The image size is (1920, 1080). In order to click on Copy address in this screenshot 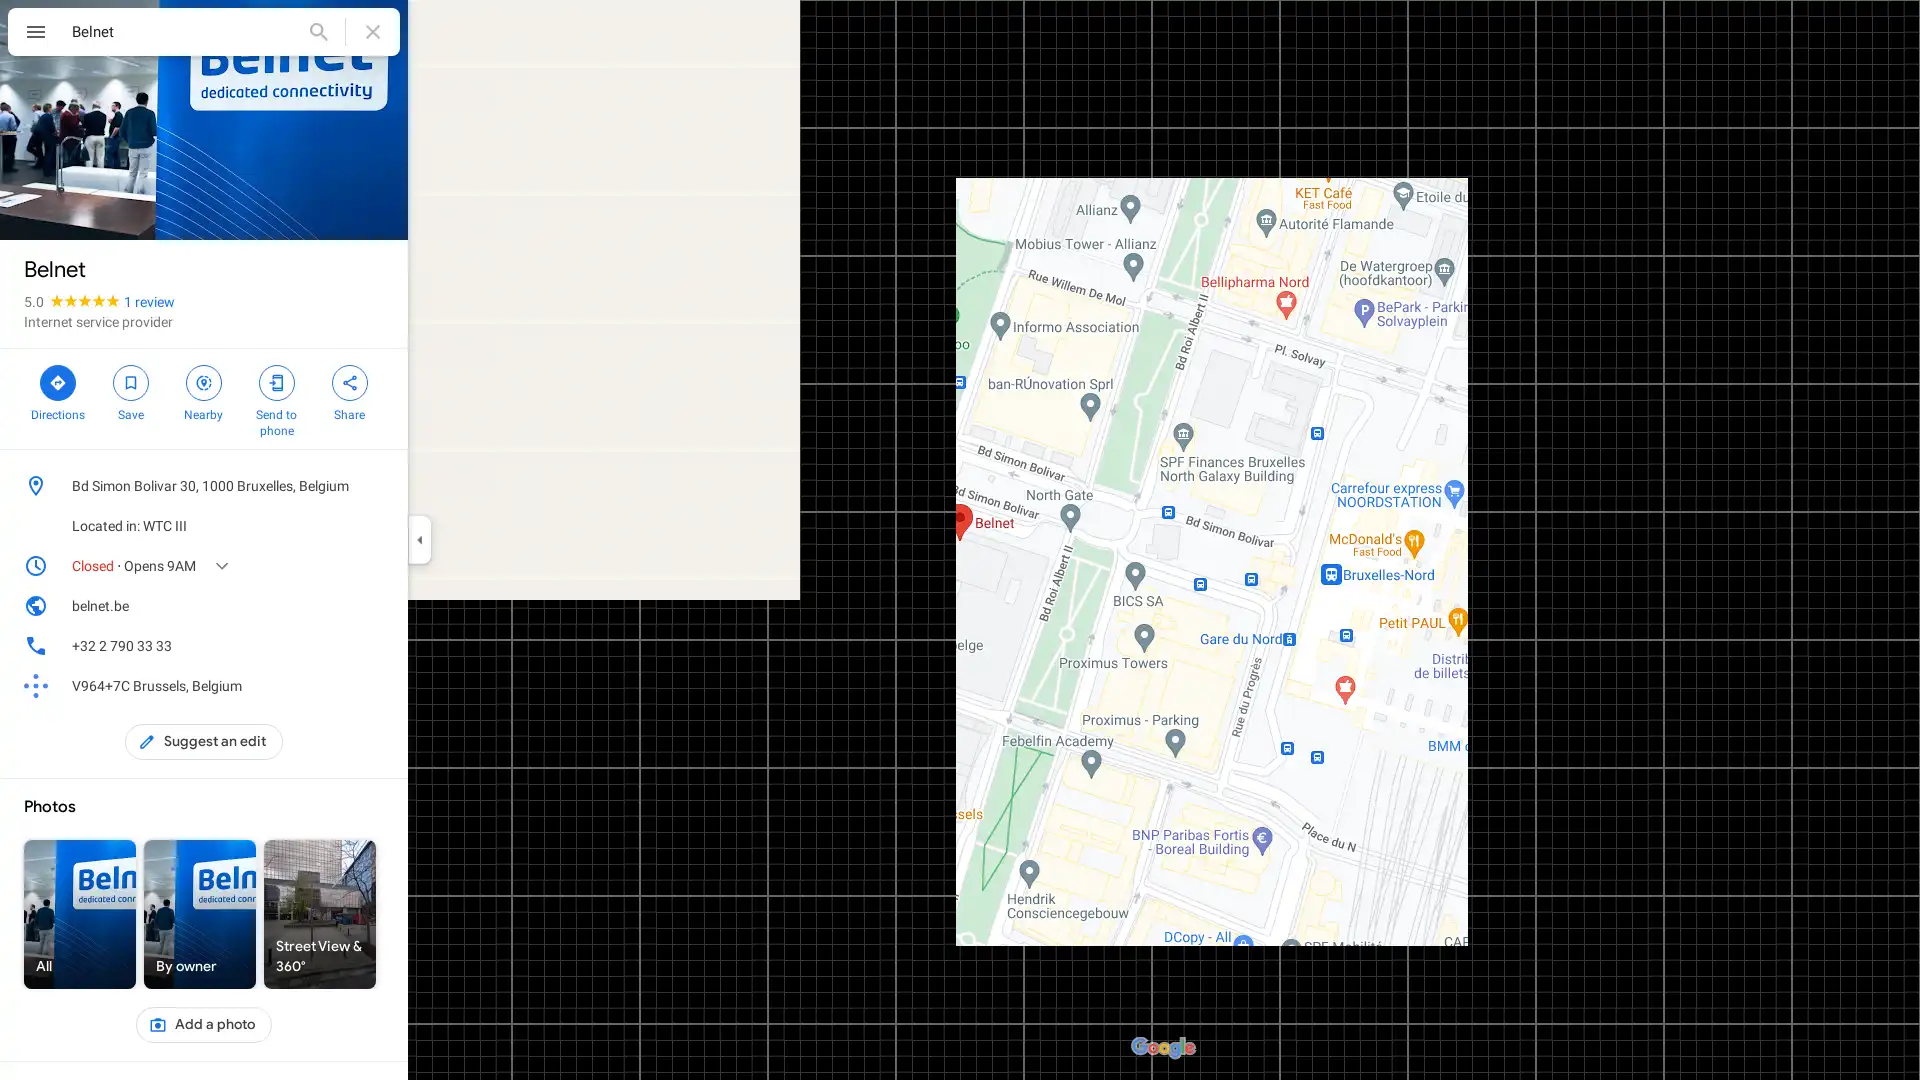, I will do `click(374, 486)`.